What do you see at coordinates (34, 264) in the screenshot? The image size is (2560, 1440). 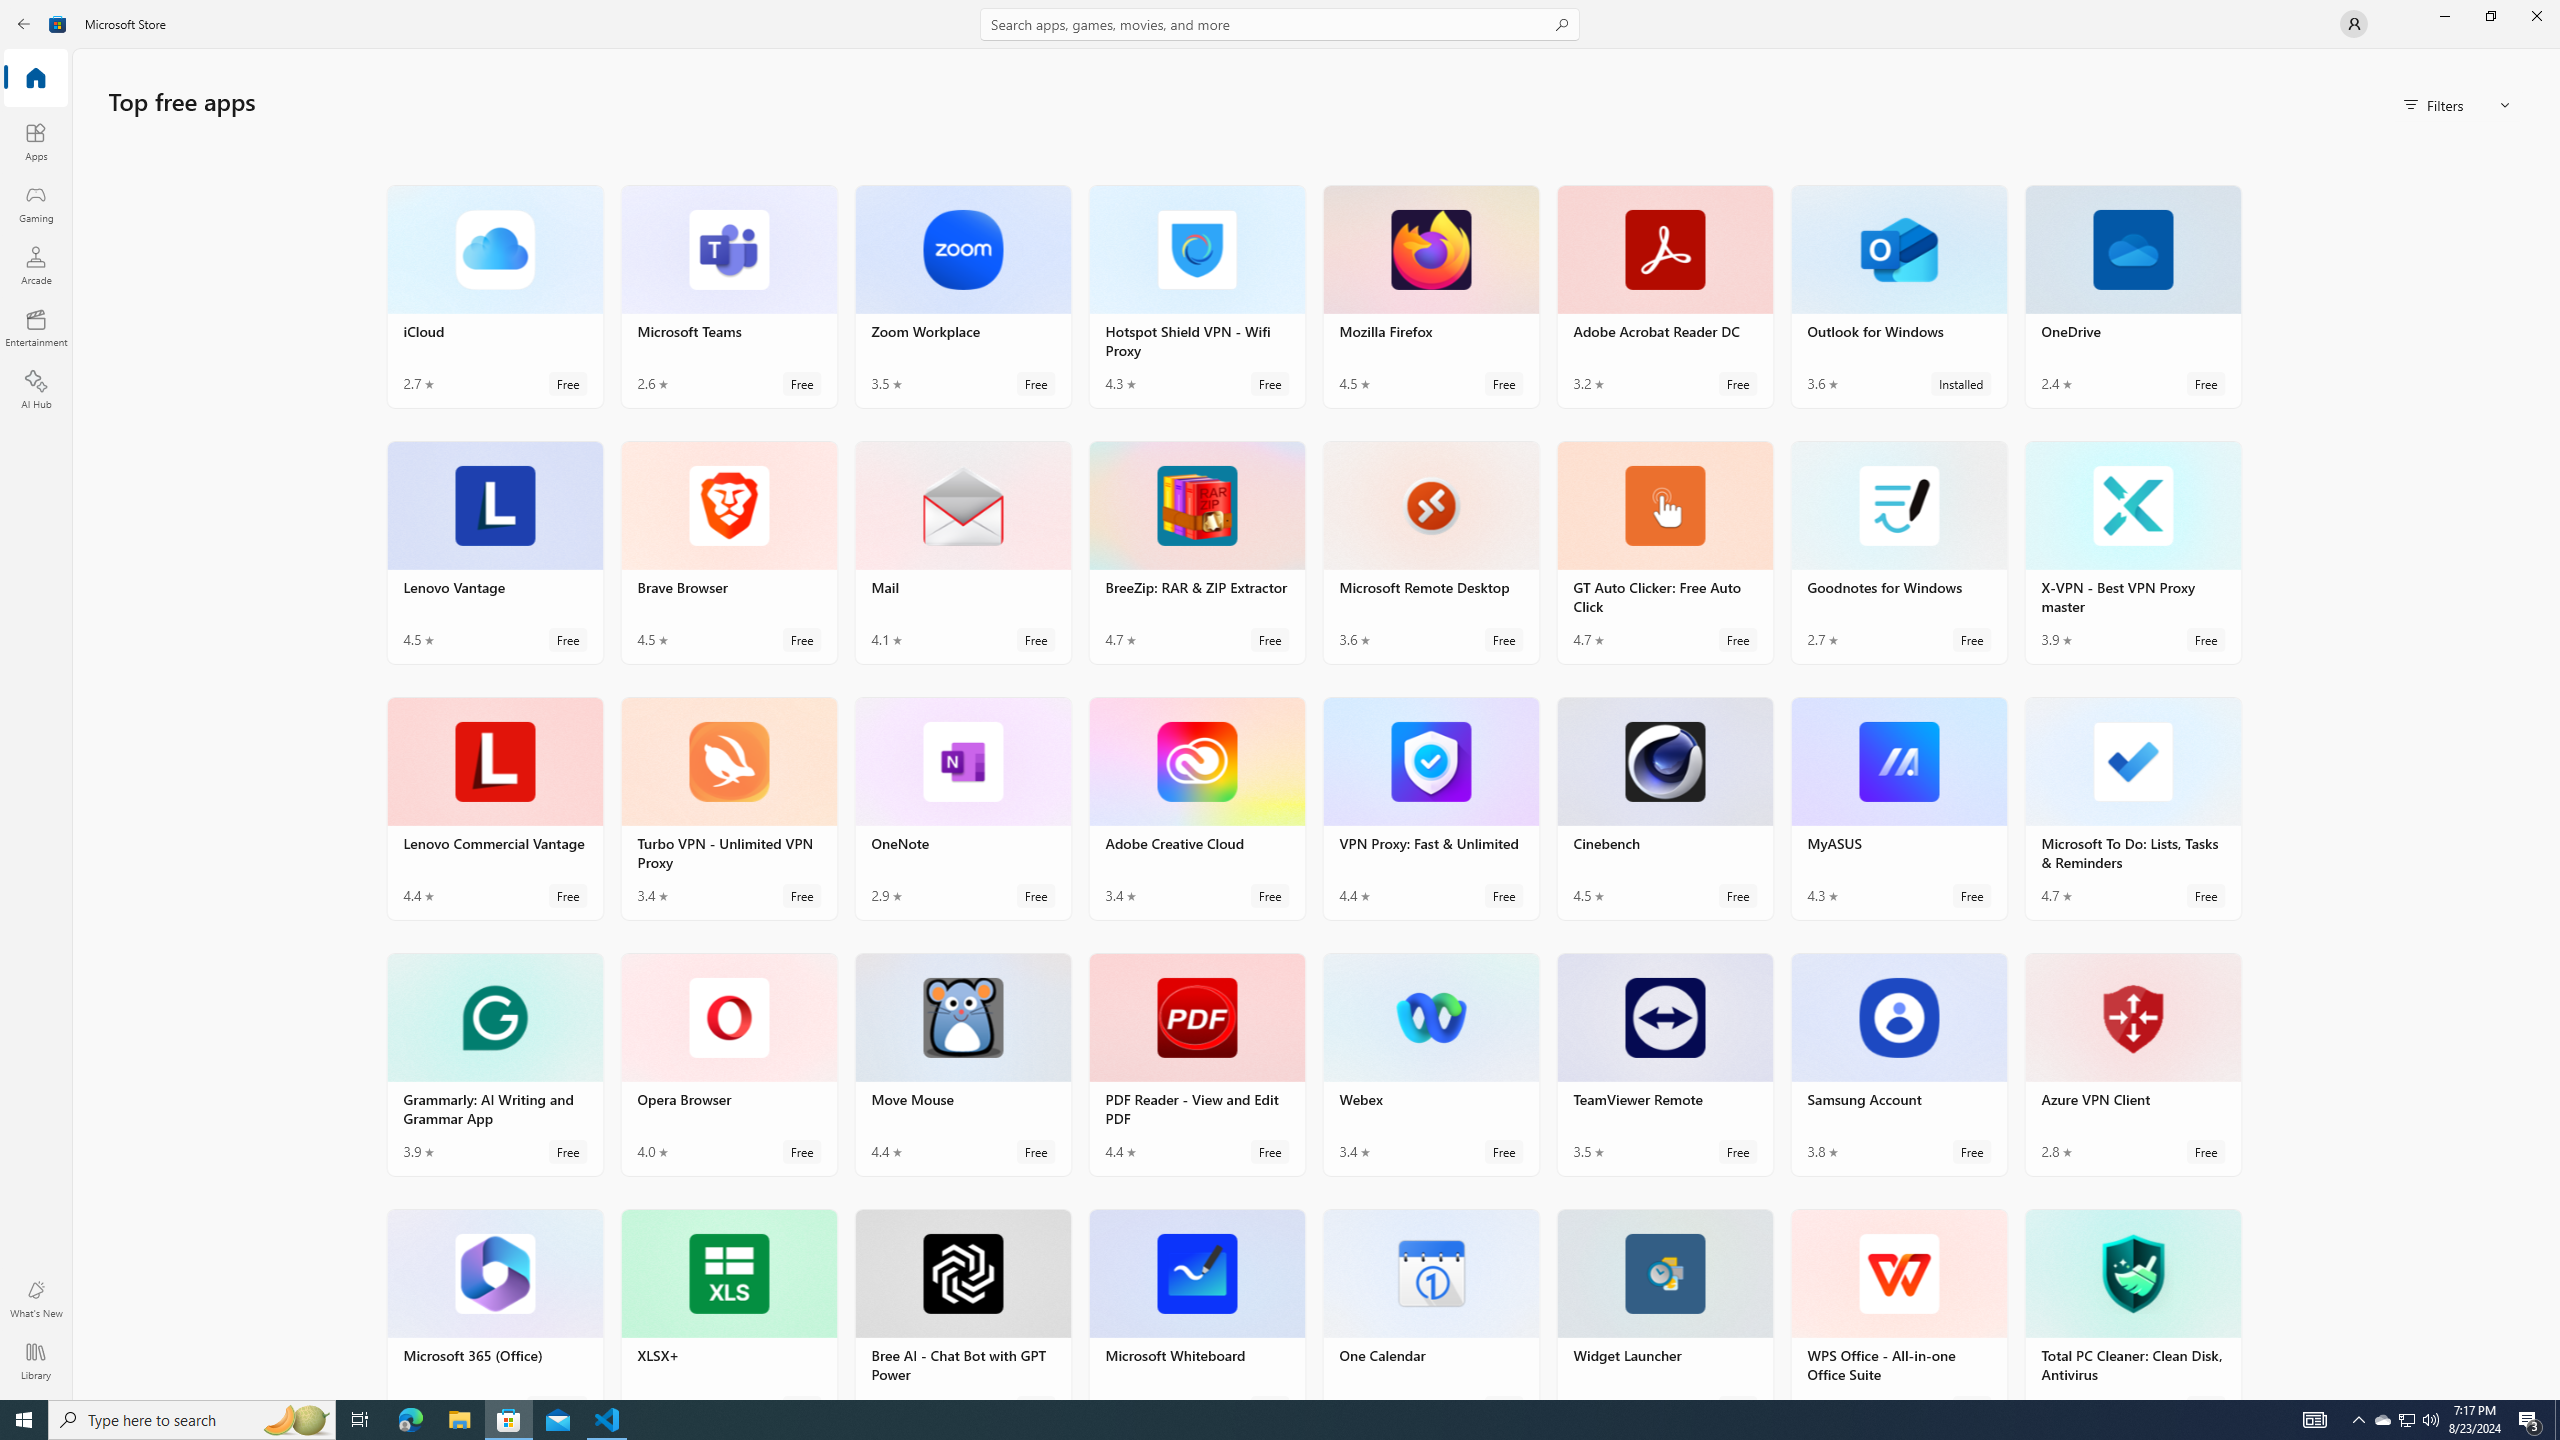 I see `'Arcade'` at bounding box center [34, 264].